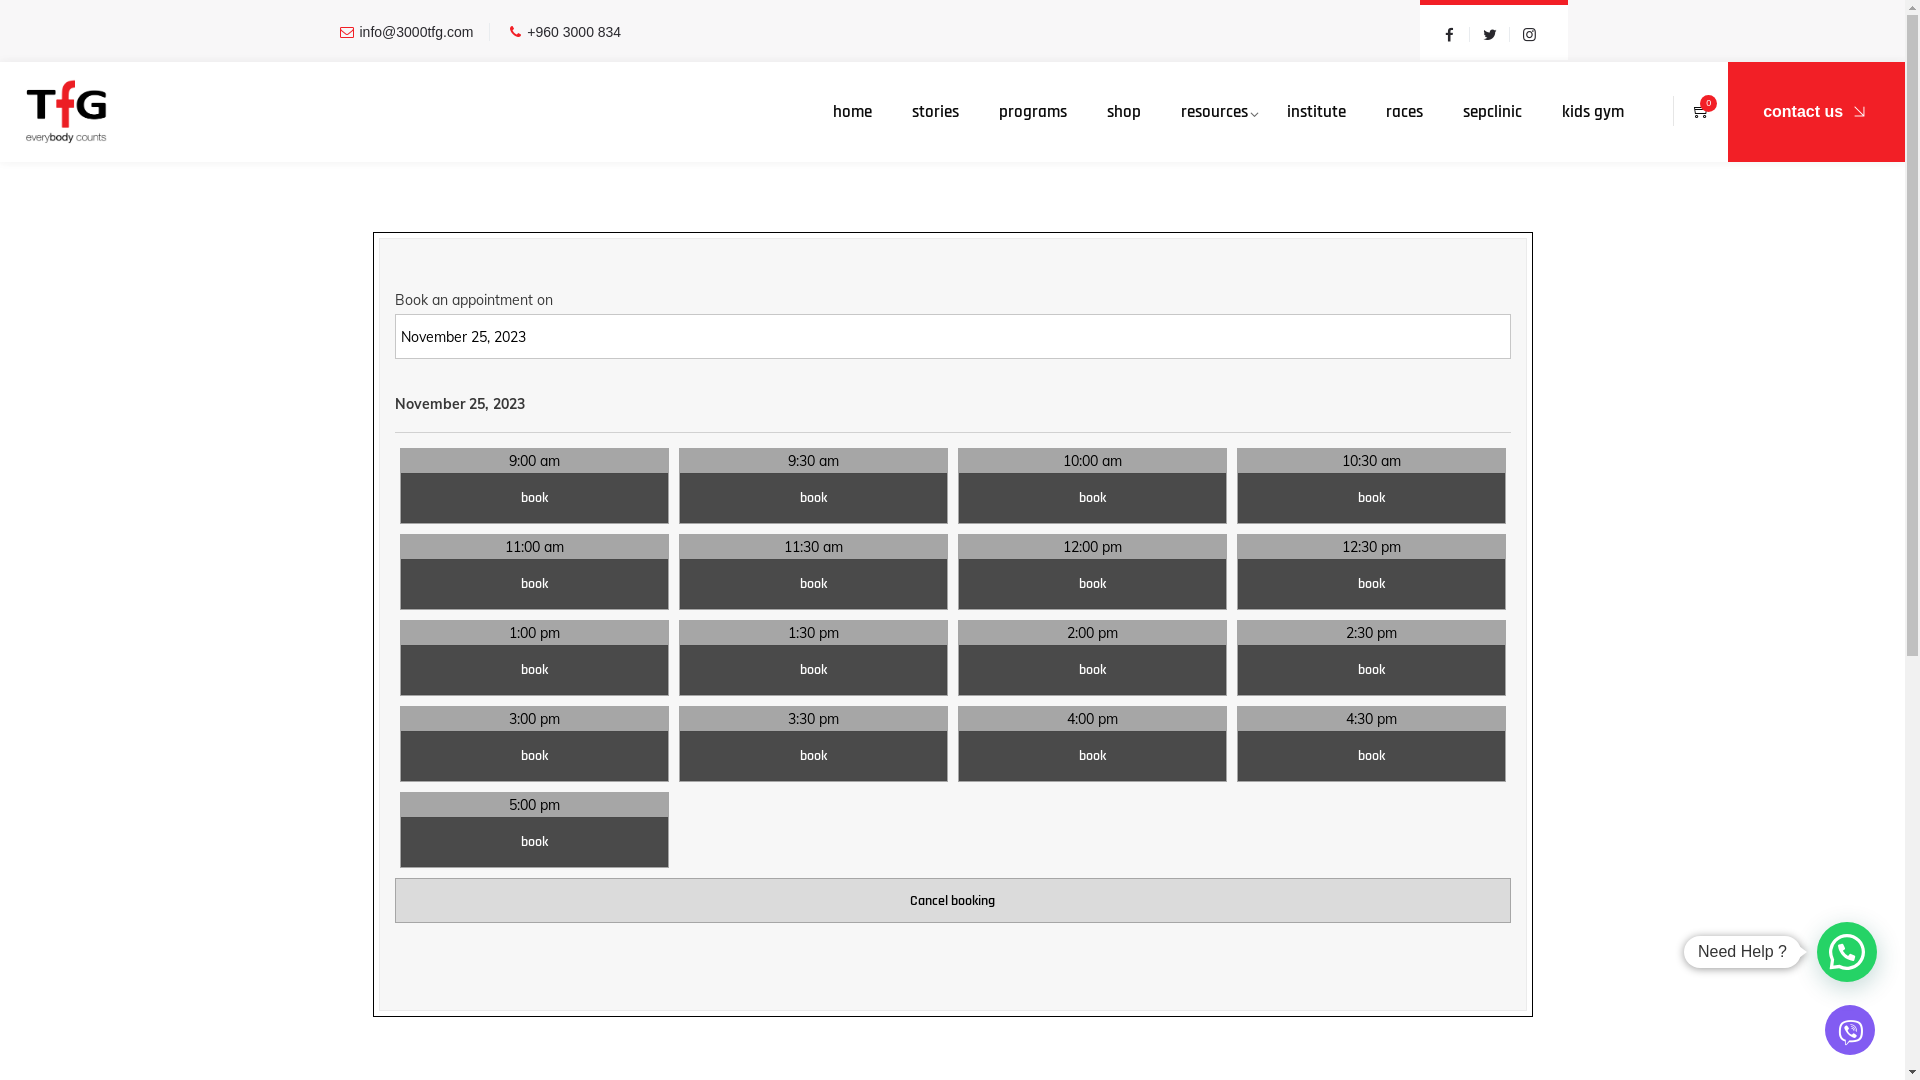 The width and height of the screenshot is (1920, 1080). What do you see at coordinates (416, 31) in the screenshot?
I see `'info@3000tfg.com'` at bounding box center [416, 31].